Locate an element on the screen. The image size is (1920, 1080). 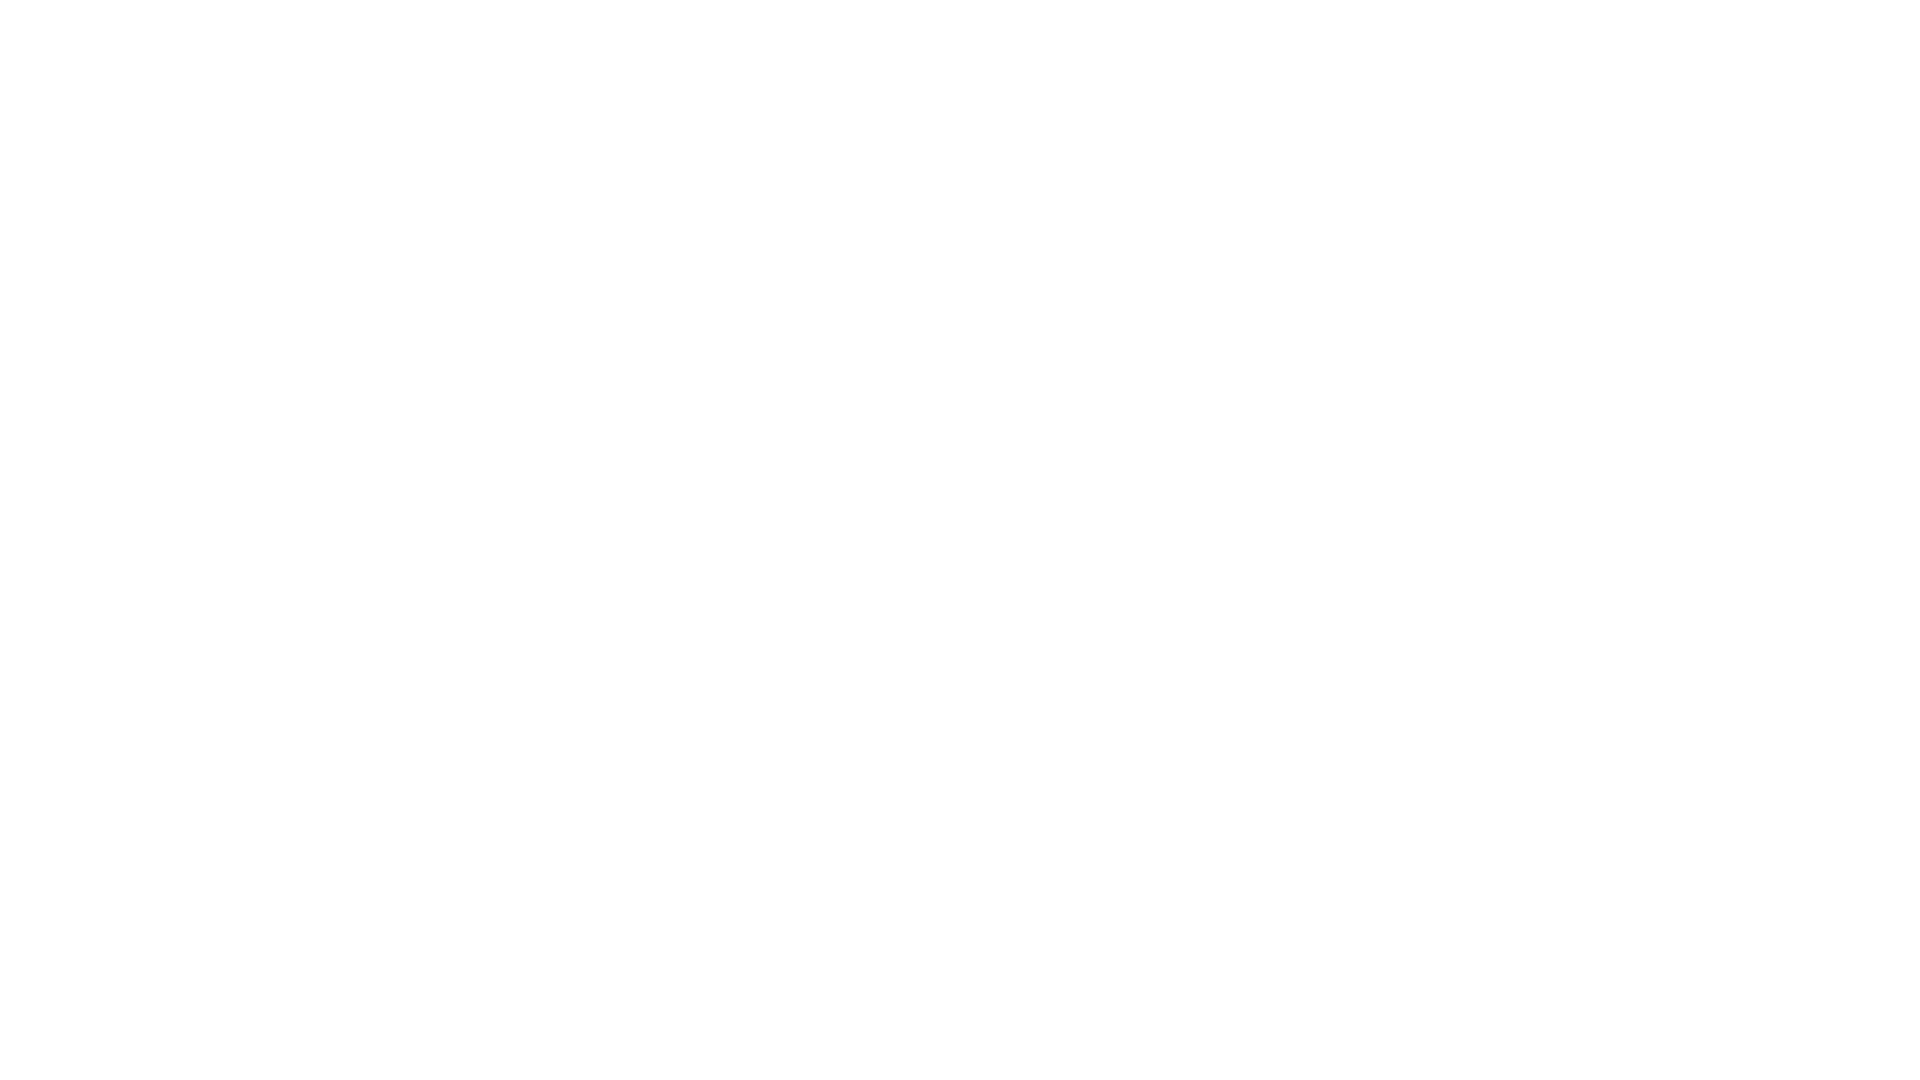
Back is located at coordinates (39, 1039).